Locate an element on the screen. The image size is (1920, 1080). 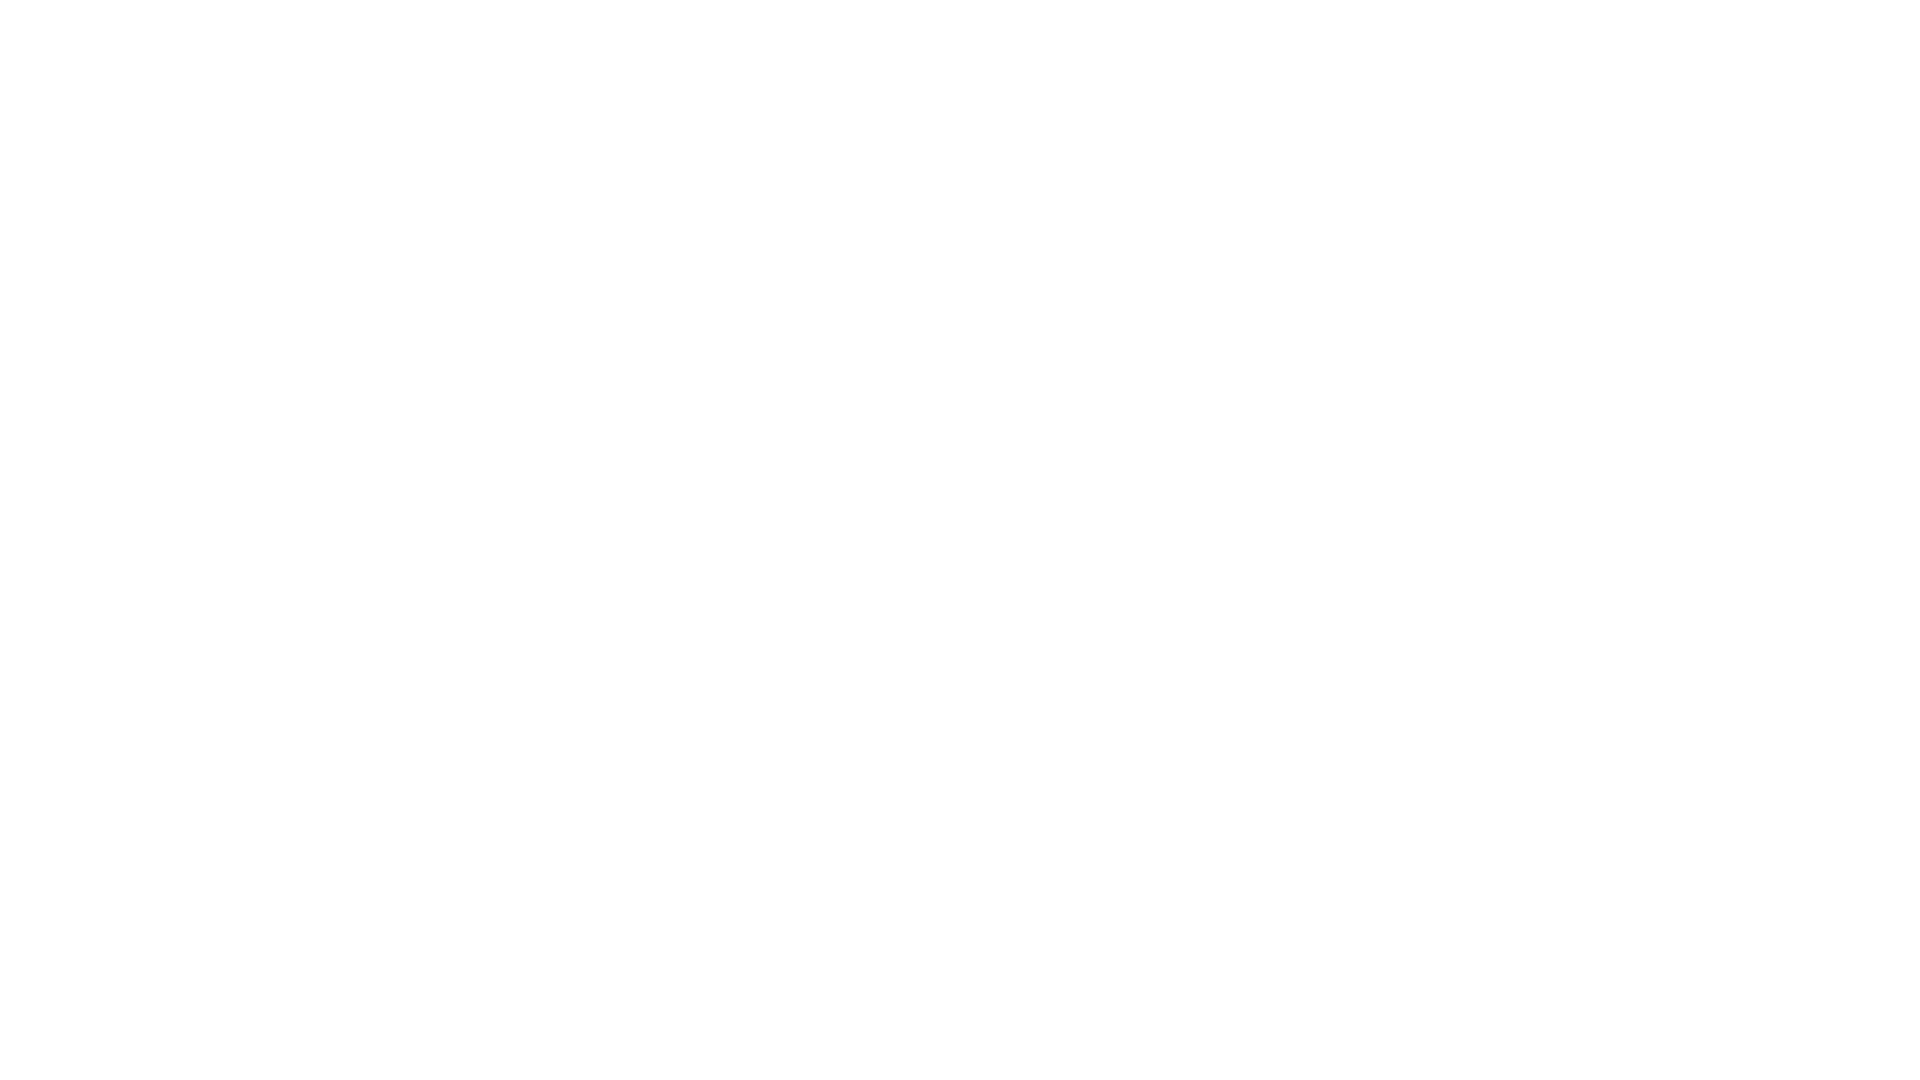
Back is located at coordinates (39, 1039).